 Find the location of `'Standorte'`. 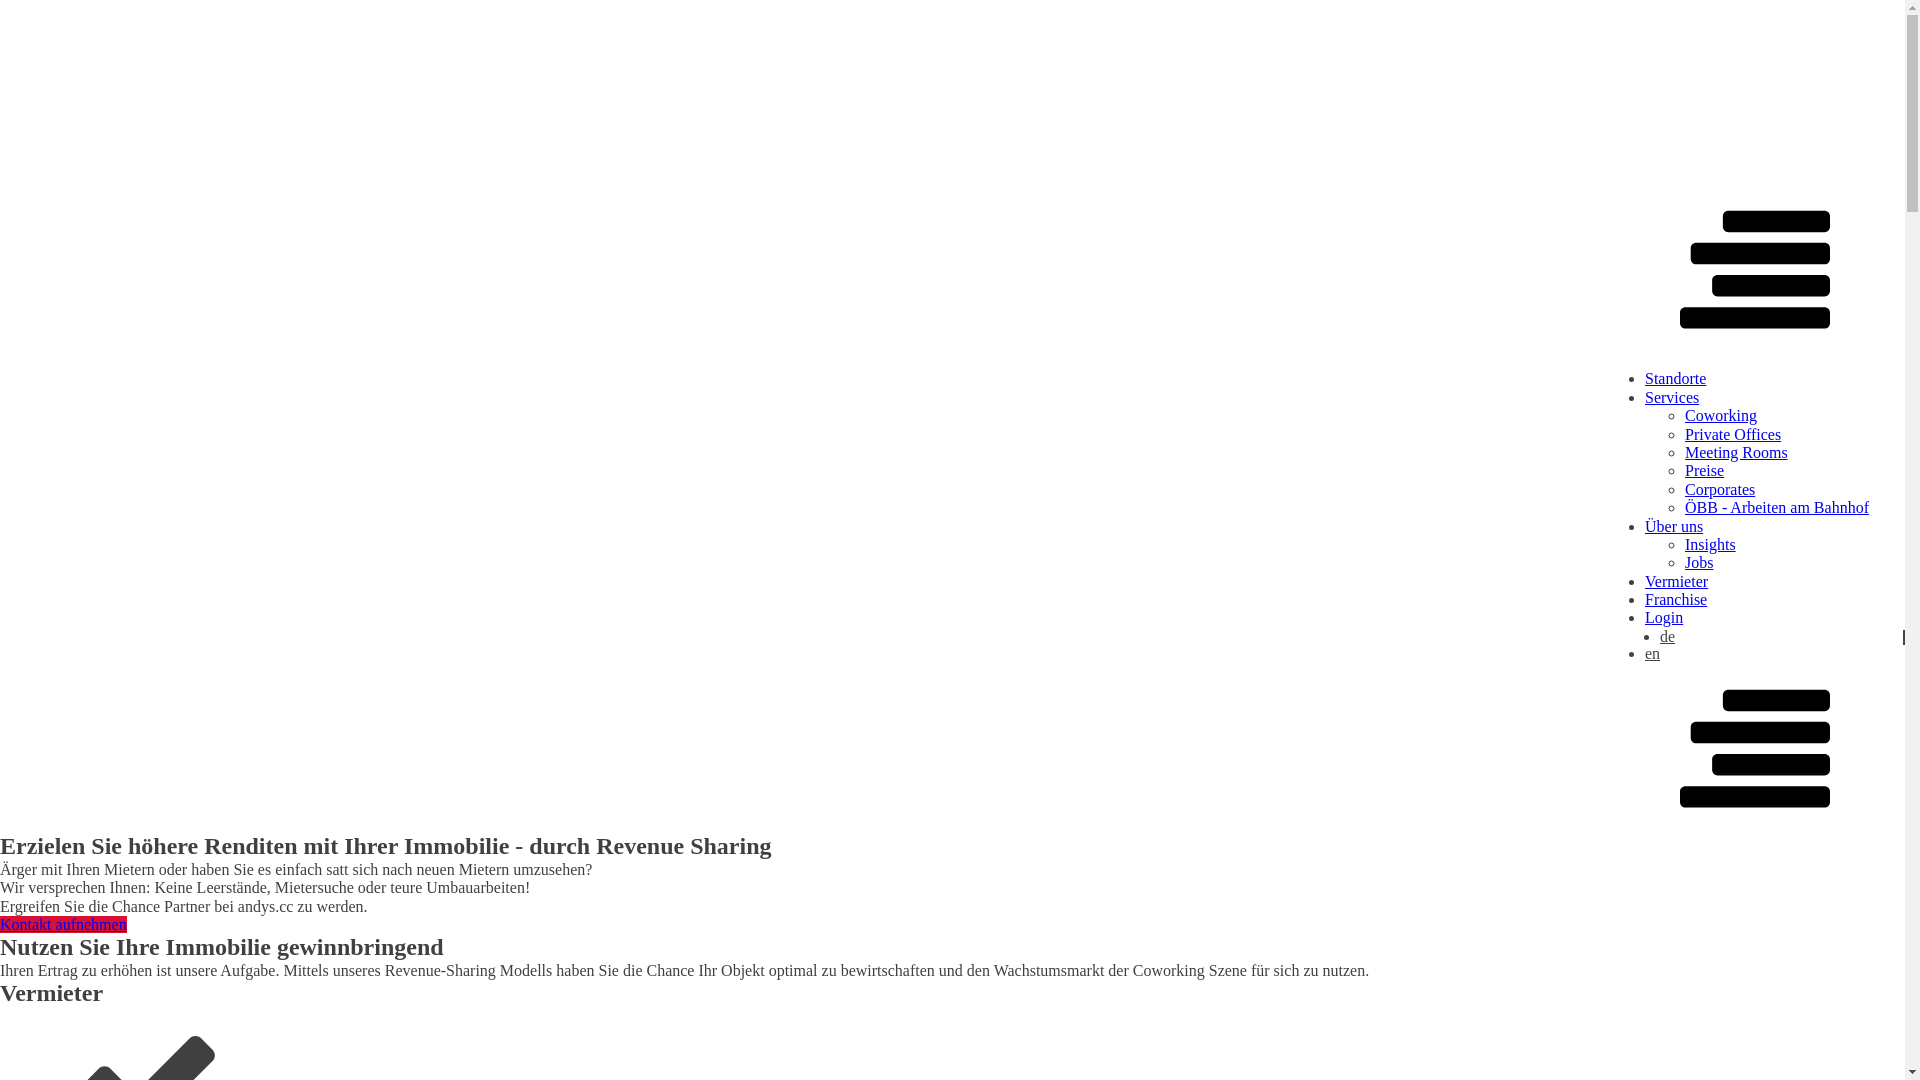

'Standorte' is located at coordinates (1675, 378).